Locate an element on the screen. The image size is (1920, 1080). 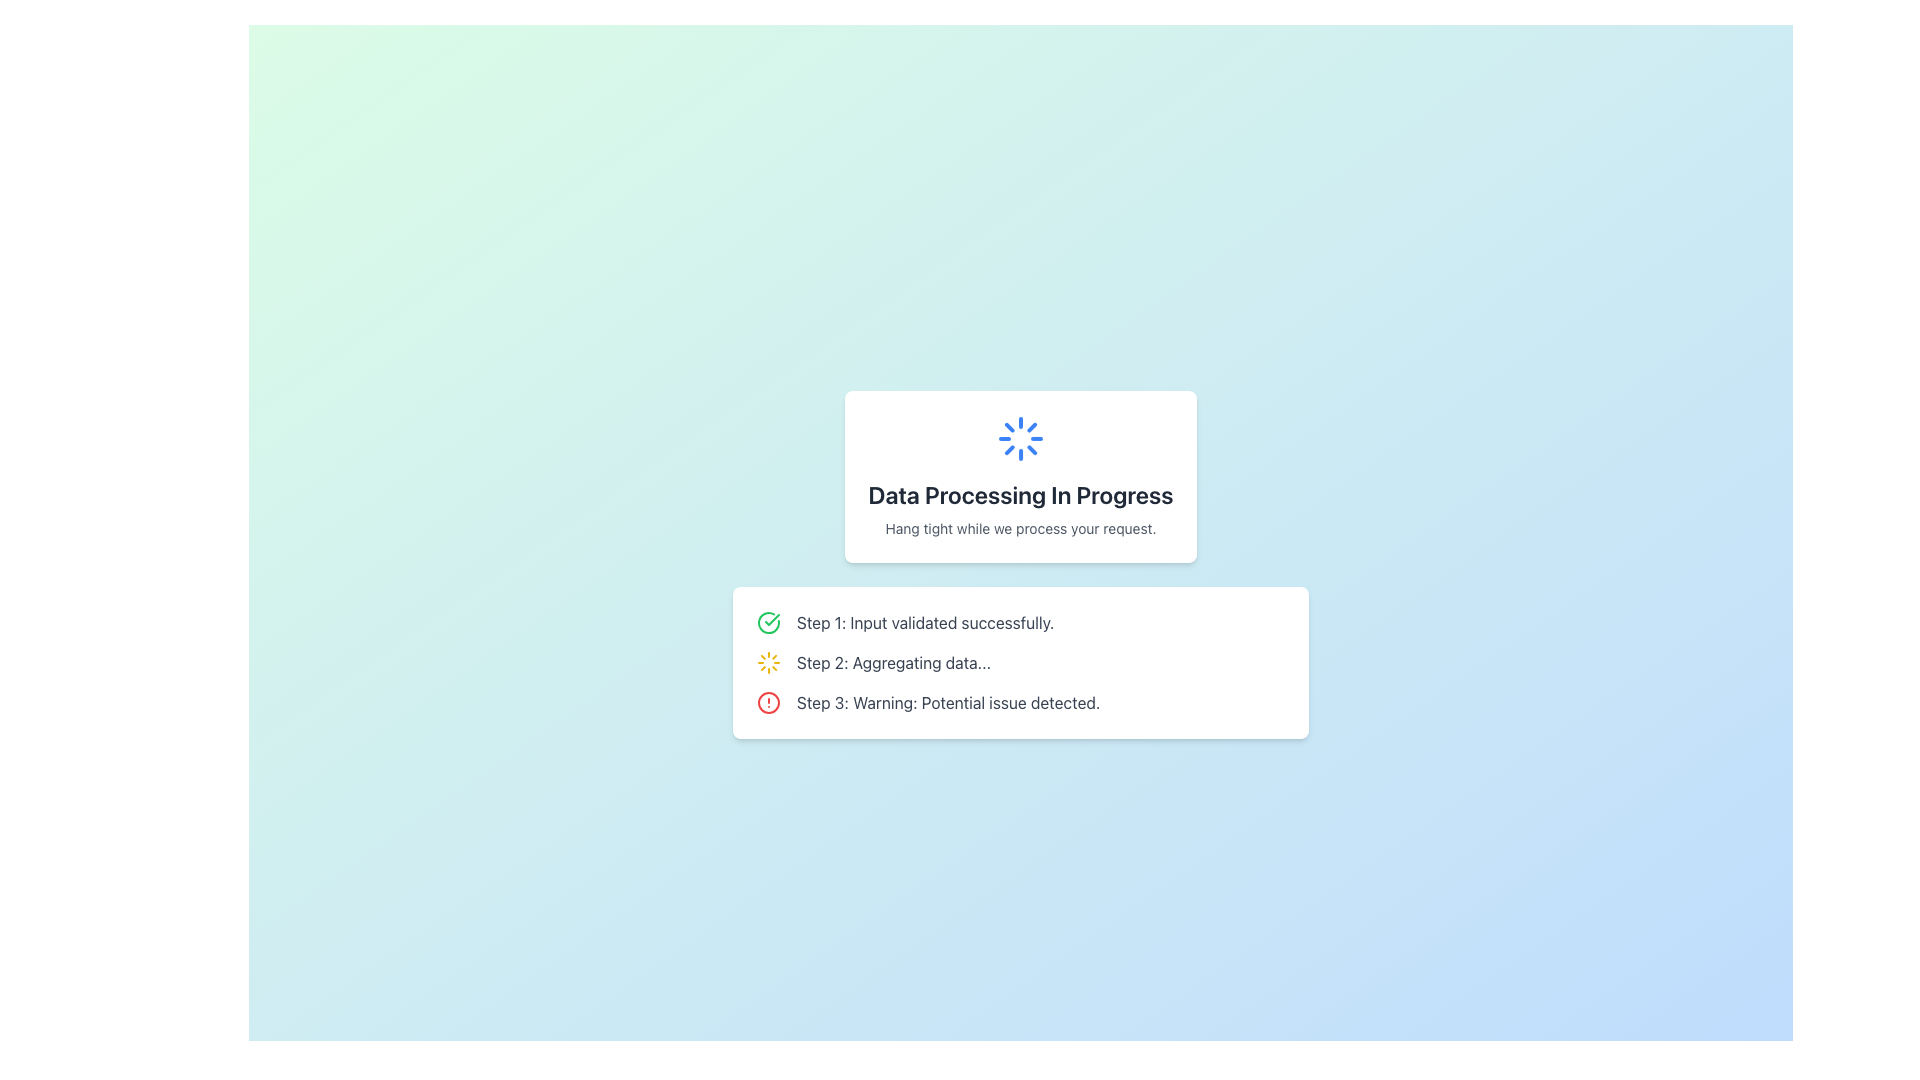
the Loading Indicator that visually indicates a process is running, located centrally aligned with the label 'Data Processing In Progress' is located at coordinates (1021, 438).